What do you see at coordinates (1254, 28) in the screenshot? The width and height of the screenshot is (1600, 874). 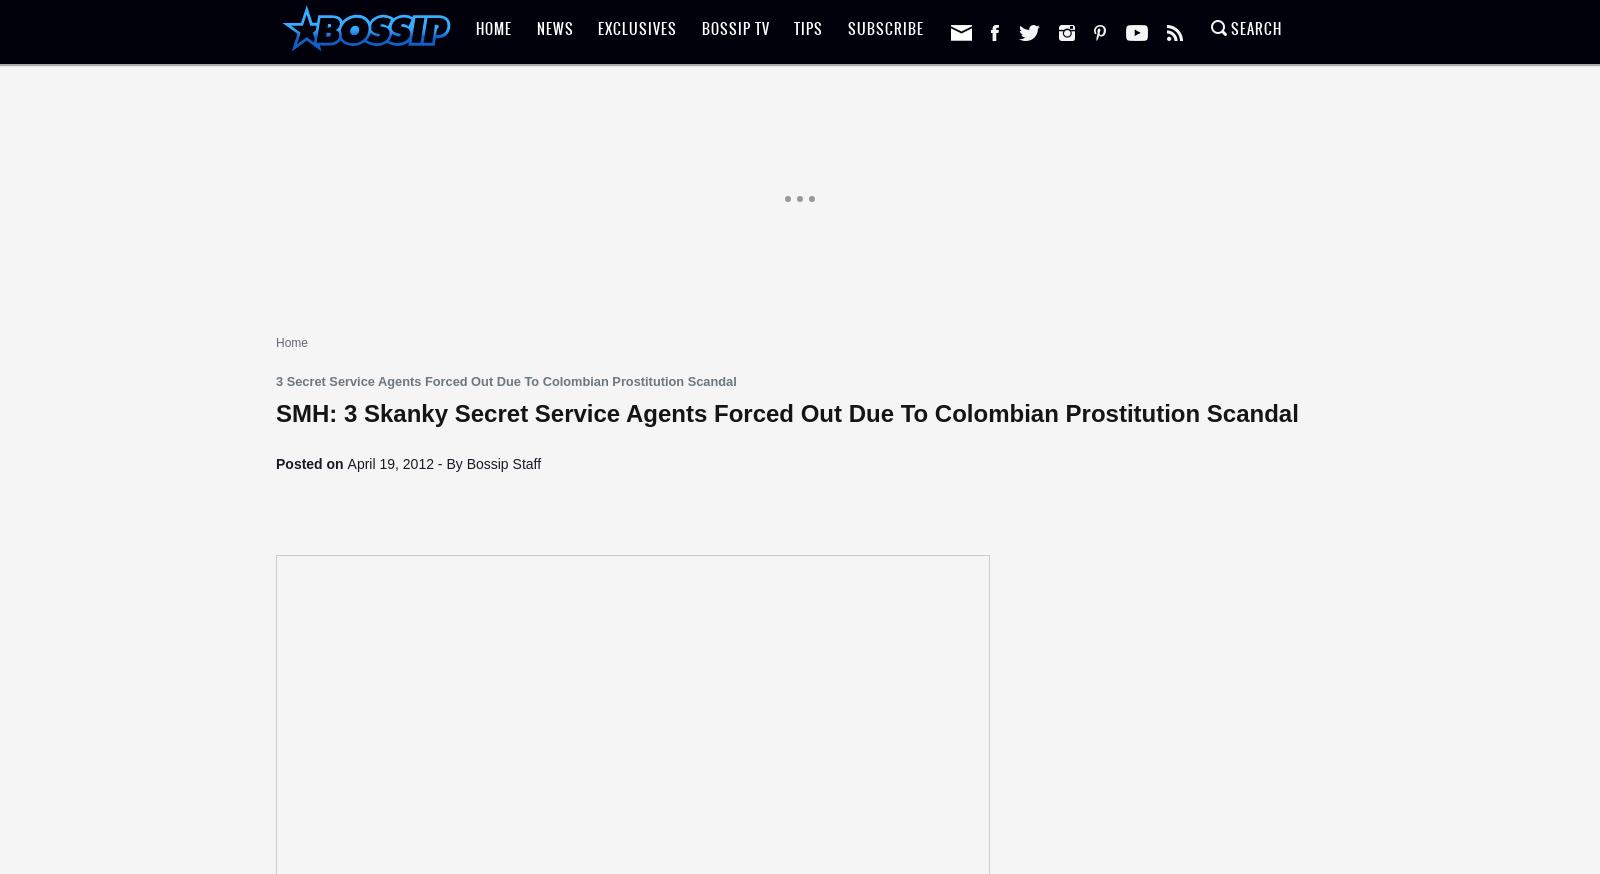 I see `'Search'` at bounding box center [1254, 28].